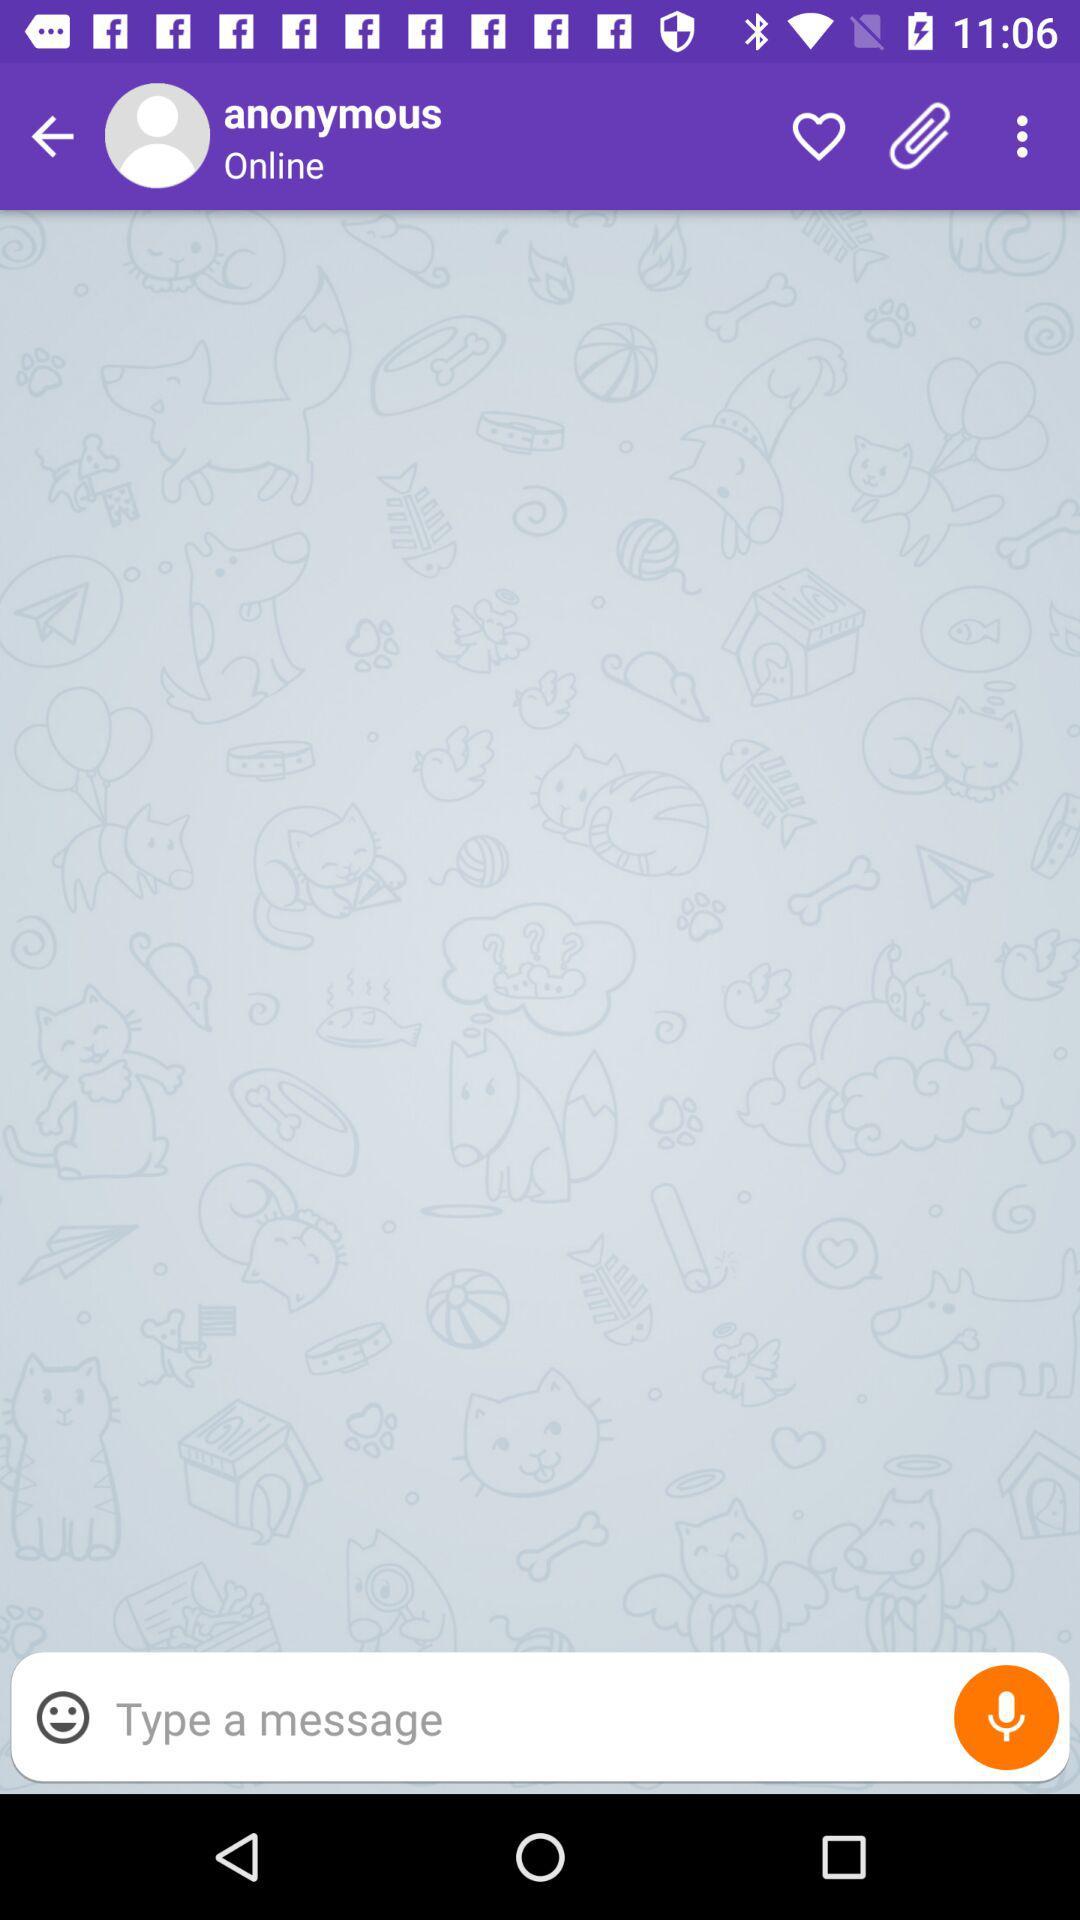  What do you see at coordinates (61, 1716) in the screenshot?
I see `emoji keyboard display` at bounding box center [61, 1716].